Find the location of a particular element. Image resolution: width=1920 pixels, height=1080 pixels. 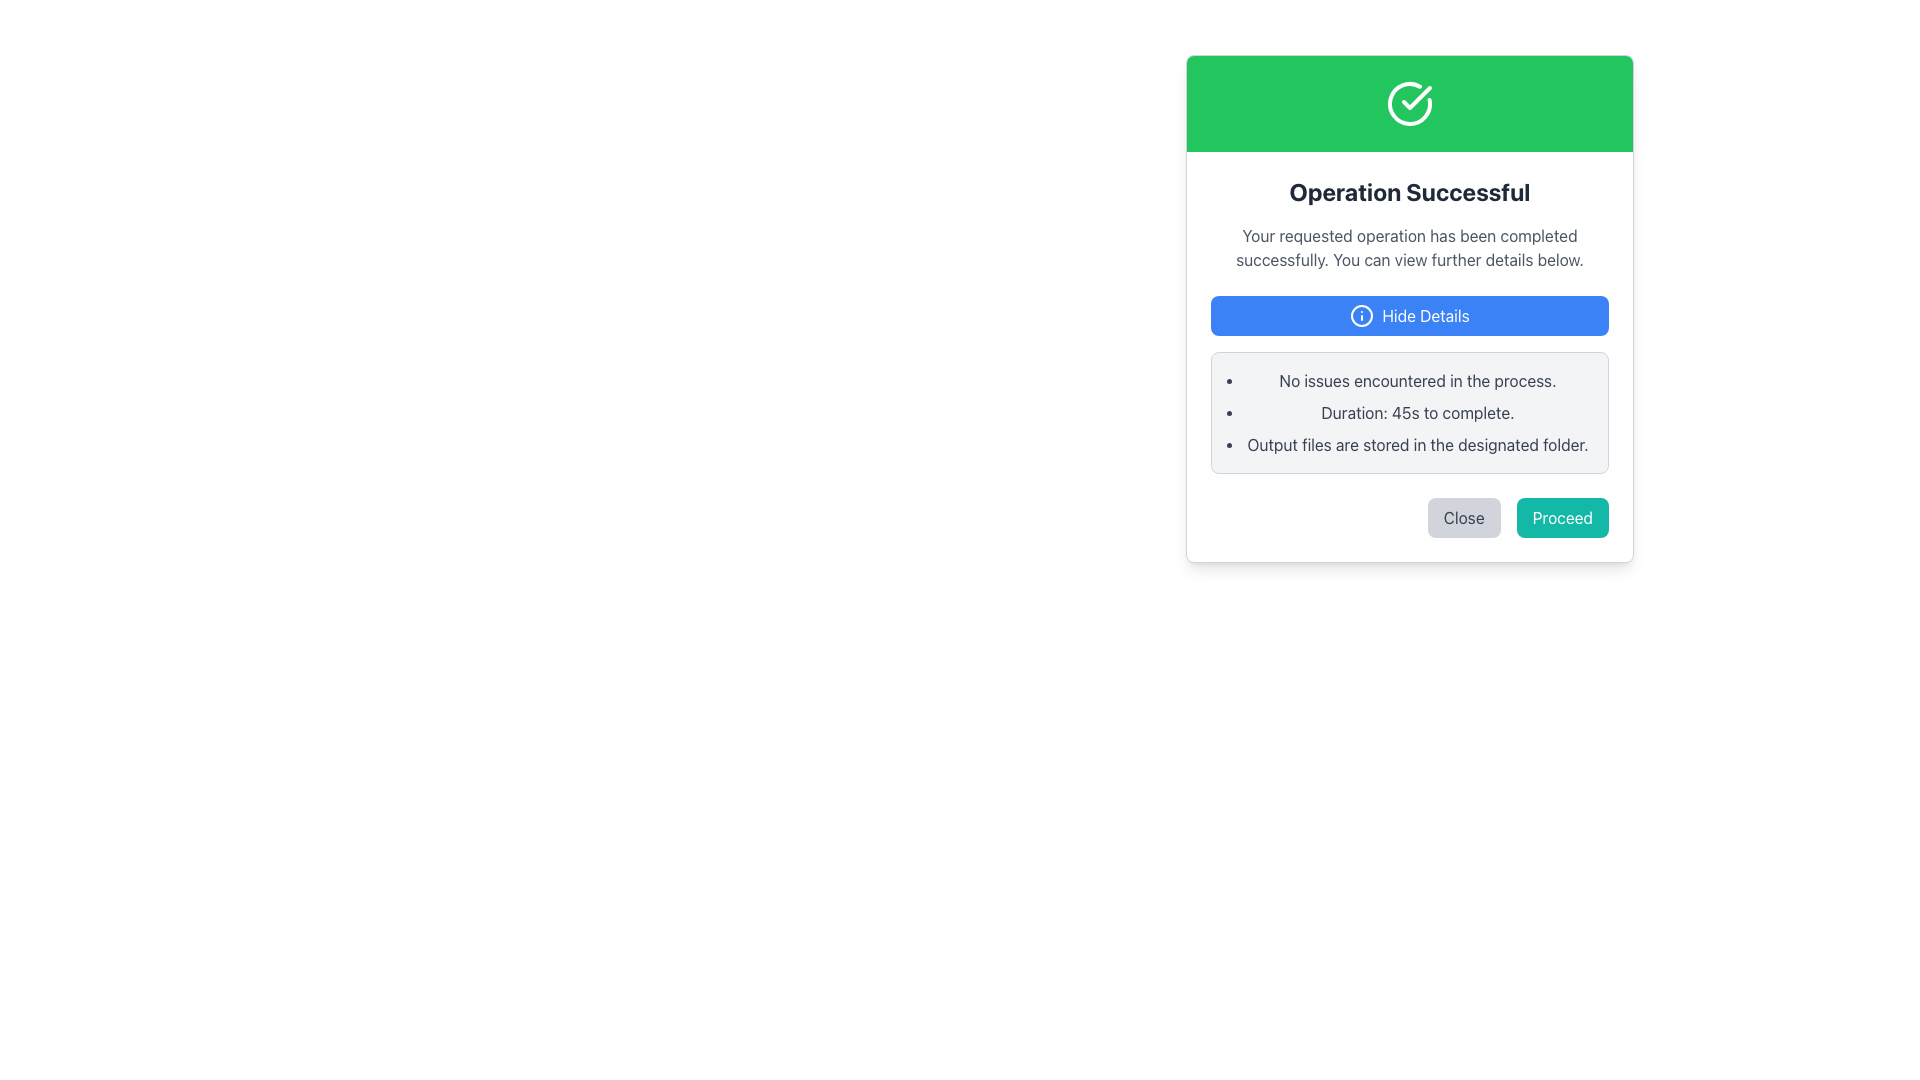

text content of the static text block that confirms the successful completion of the operation, located below the 'Operation Successful' title and above the 'Hide Details' button is located at coordinates (1409, 246).